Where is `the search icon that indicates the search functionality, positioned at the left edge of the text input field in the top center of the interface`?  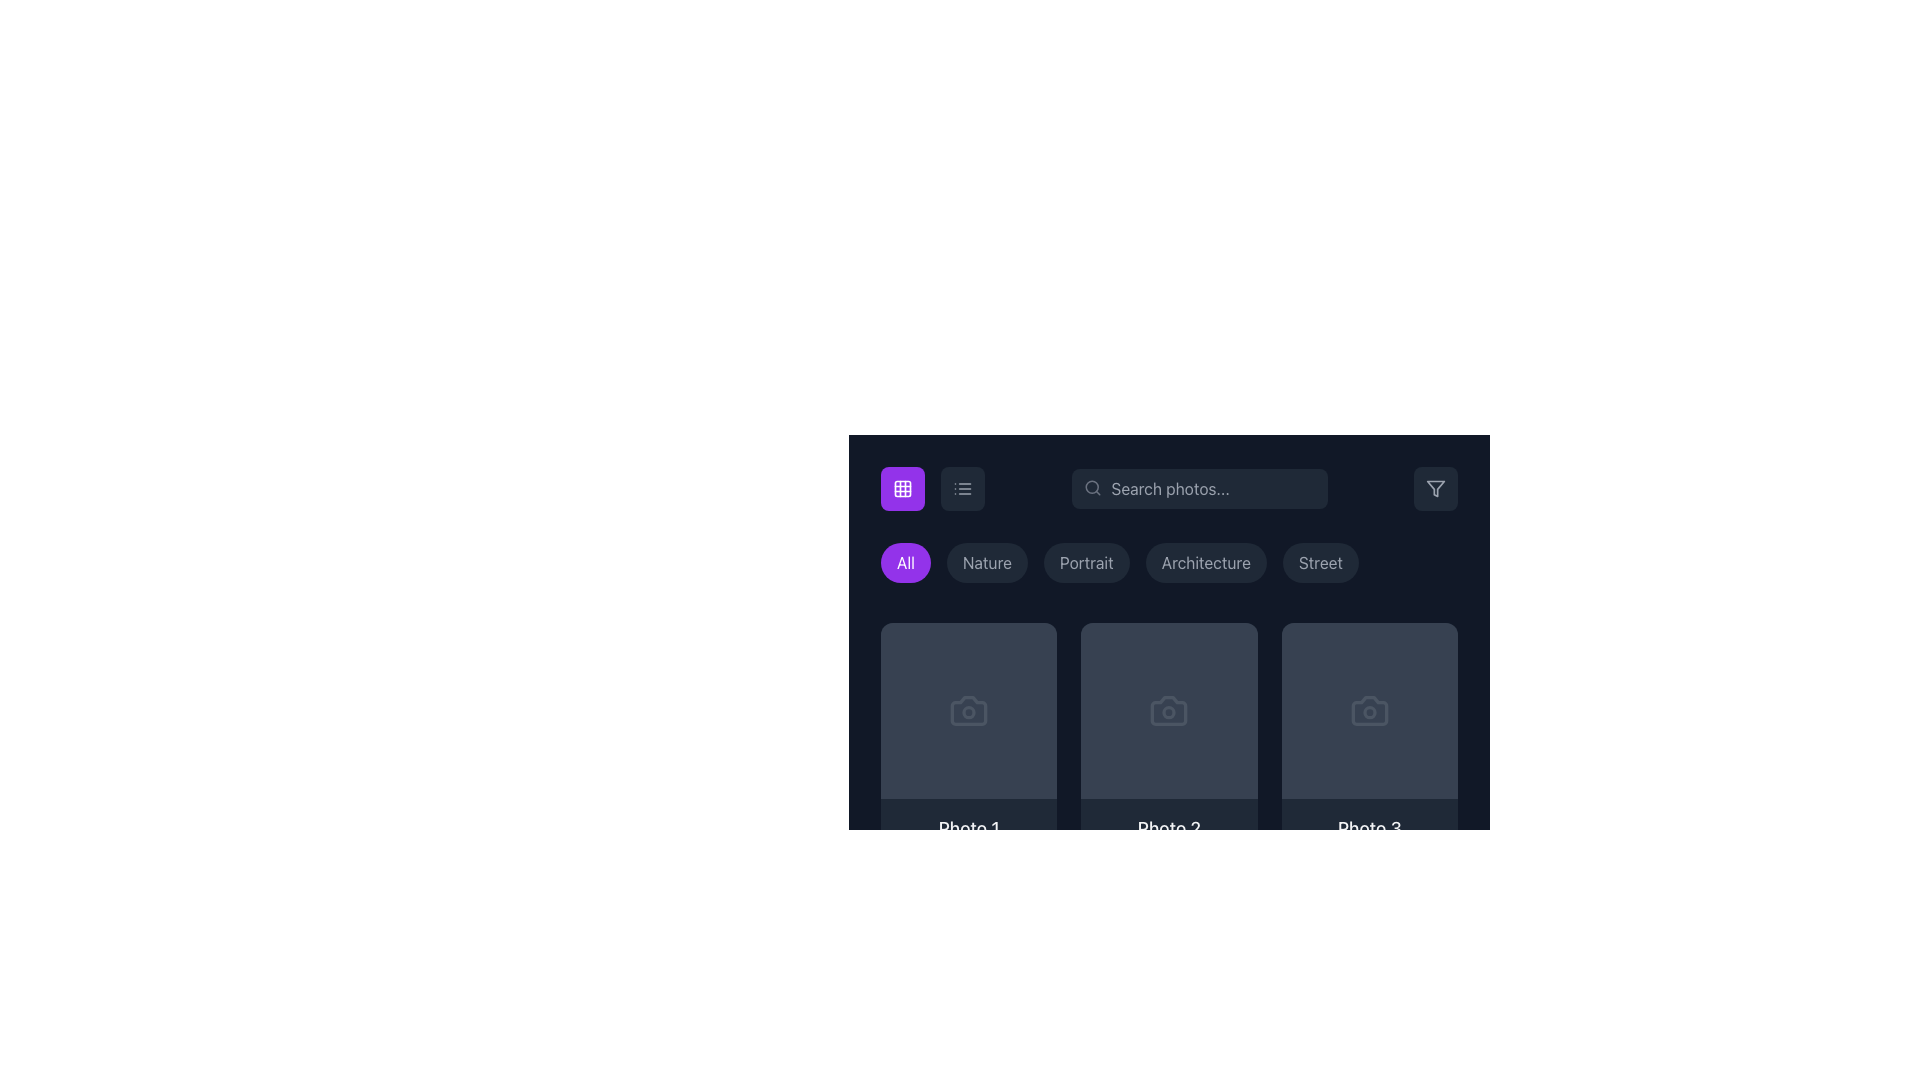 the search icon that indicates the search functionality, positioned at the left edge of the text input field in the top center of the interface is located at coordinates (1091, 488).